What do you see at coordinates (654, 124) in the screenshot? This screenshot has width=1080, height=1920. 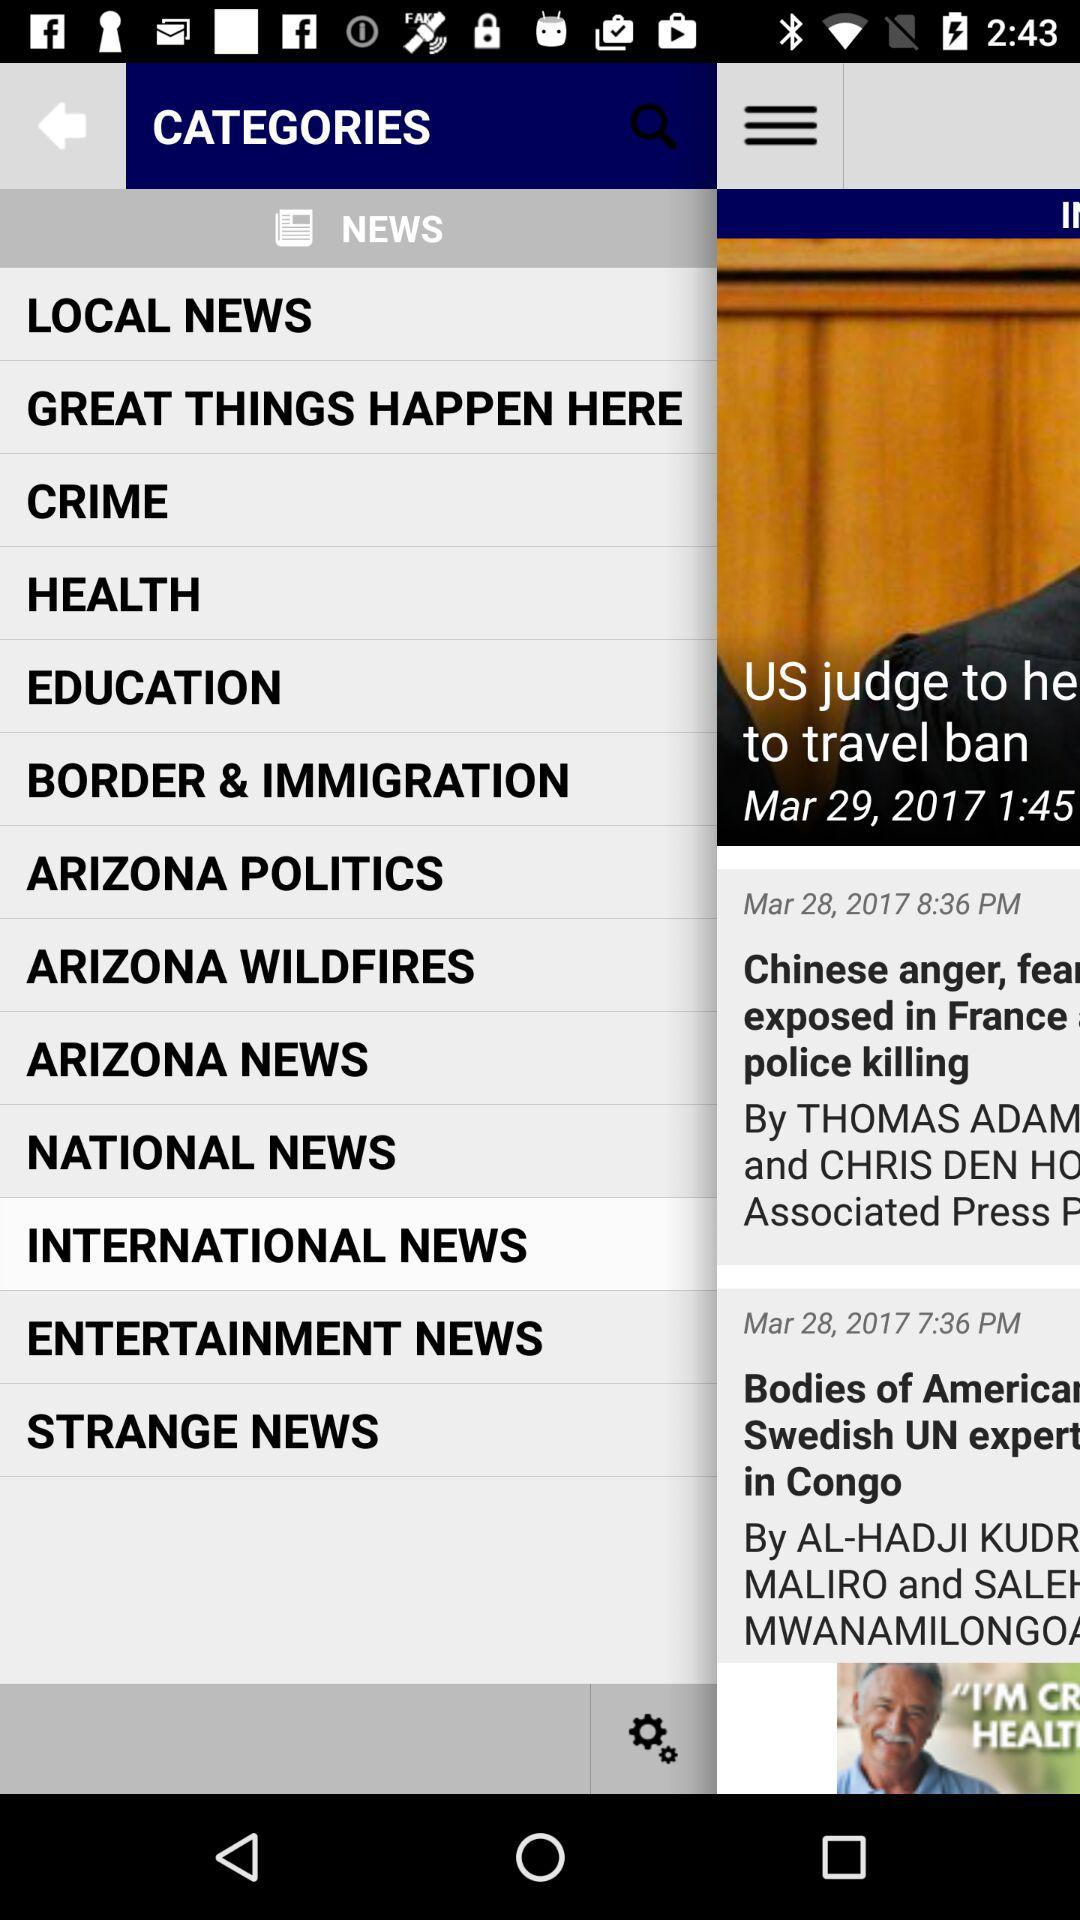 I see `the search icon` at bounding box center [654, 124].